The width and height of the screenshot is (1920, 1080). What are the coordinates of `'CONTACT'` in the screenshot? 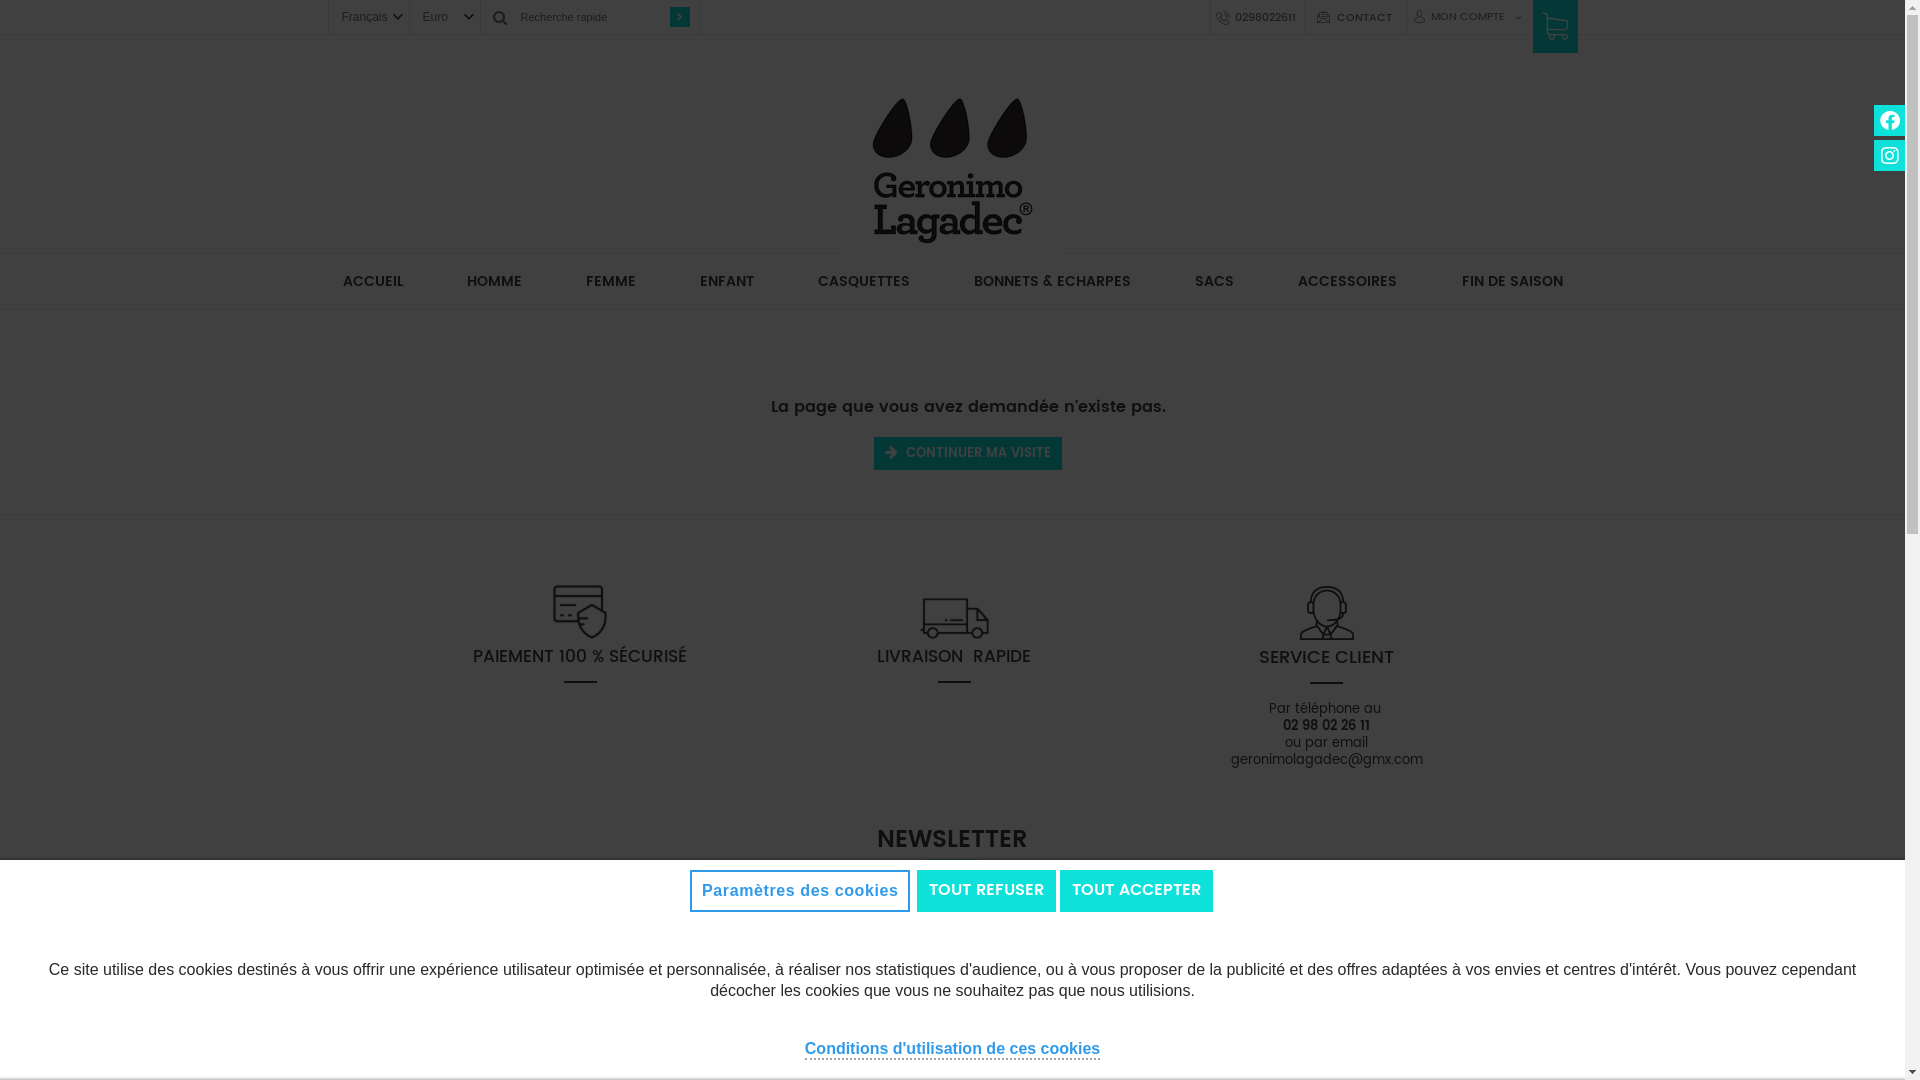 It's located at (1362, 18).